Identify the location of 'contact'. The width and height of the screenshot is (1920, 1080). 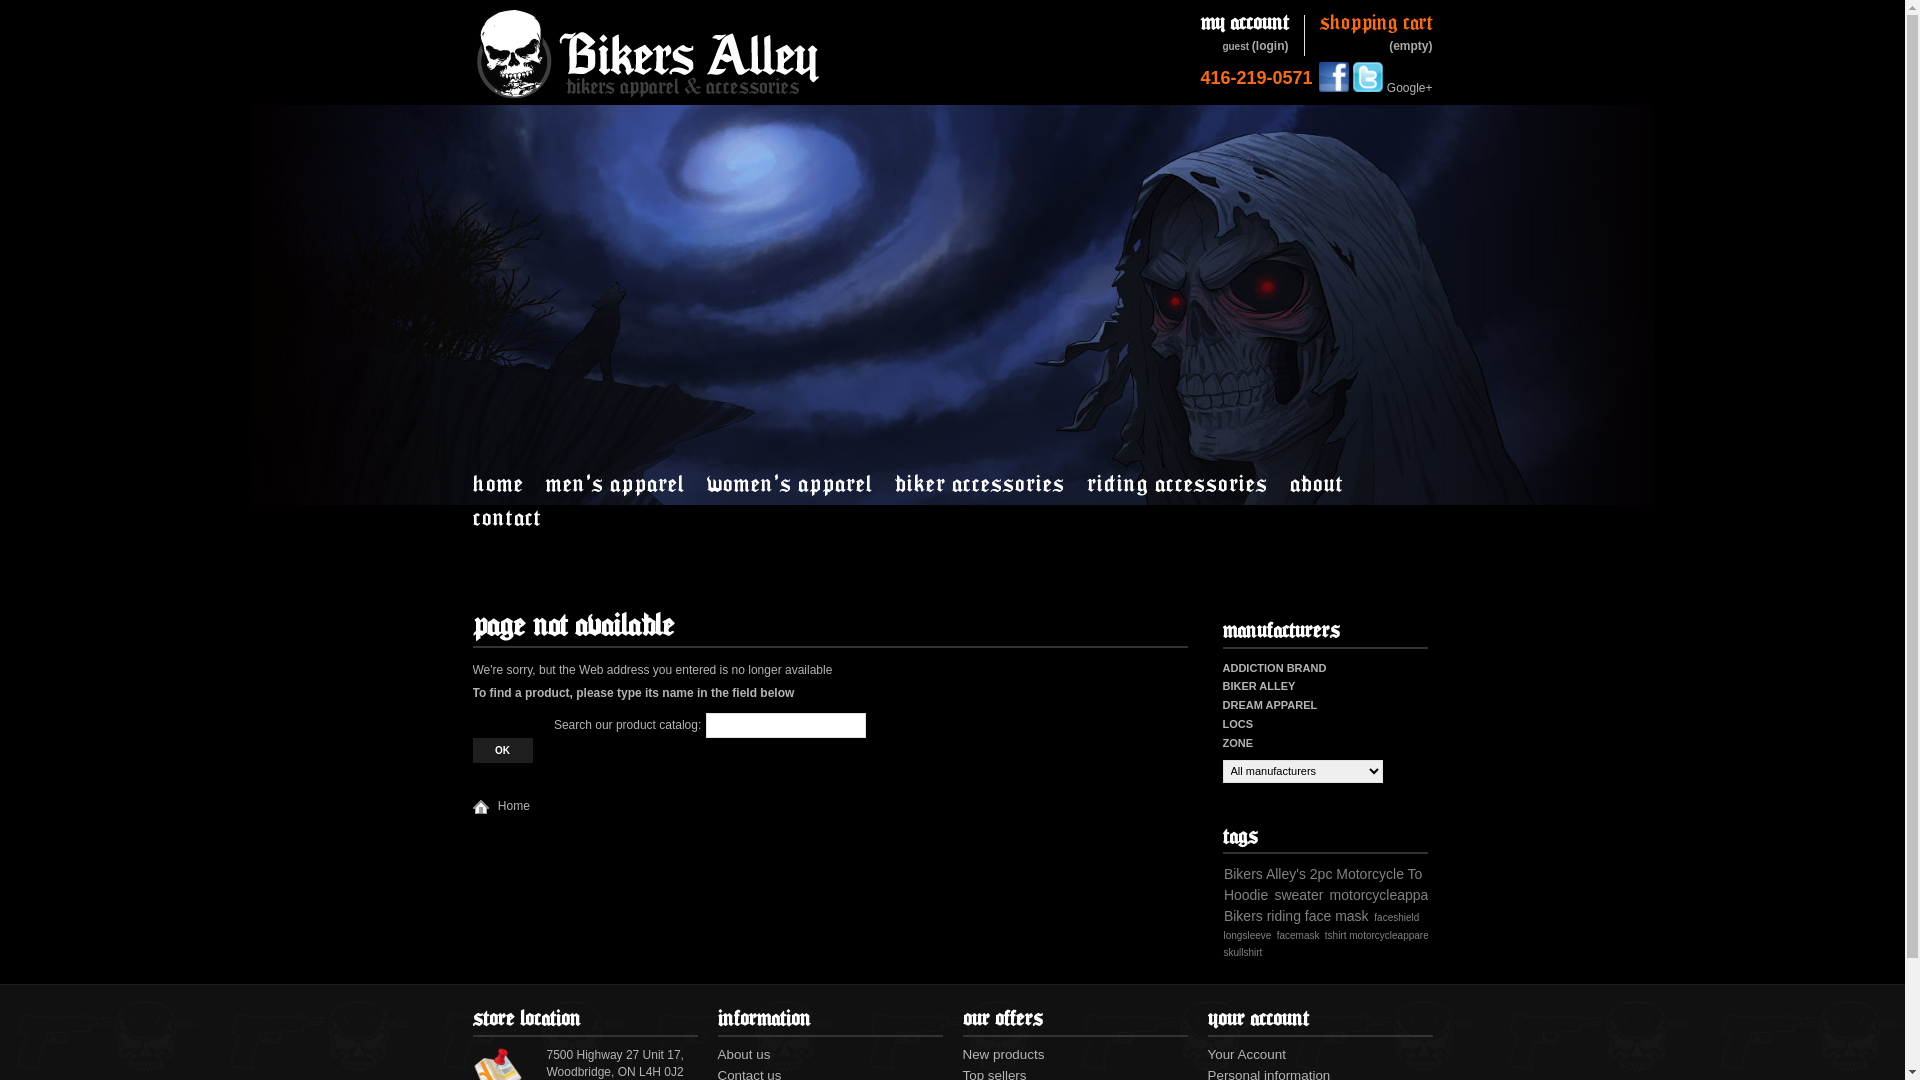
(470, 515).